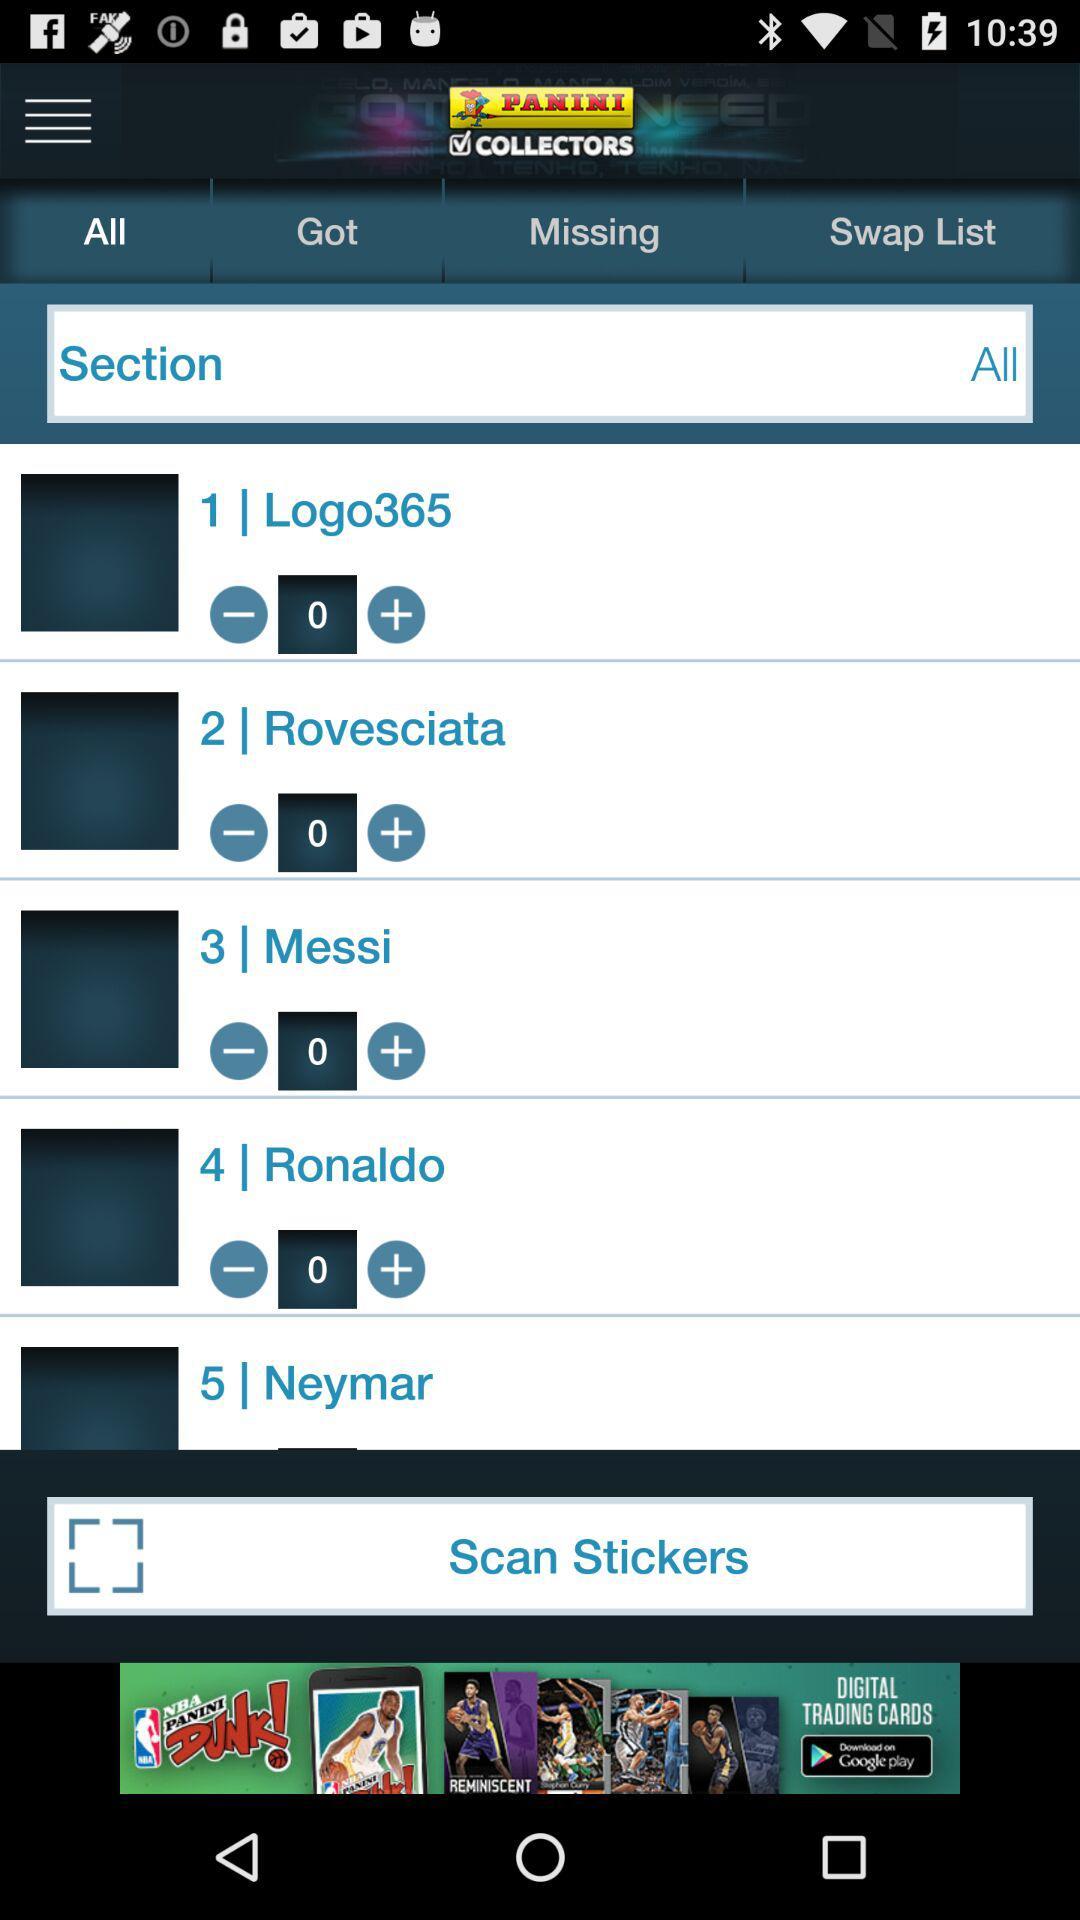 This screenshot has height=1920, width=1080. What do you see at coordinates (57, 119) in the screenshot?
I see `more settings` at bounding box center [57, 119].